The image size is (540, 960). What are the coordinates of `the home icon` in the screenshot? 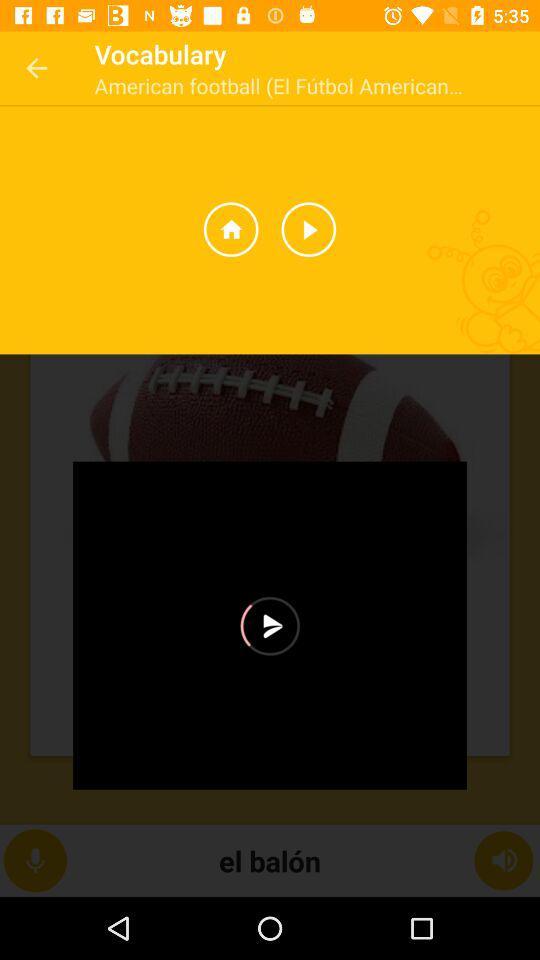 It's located at (230, 229).